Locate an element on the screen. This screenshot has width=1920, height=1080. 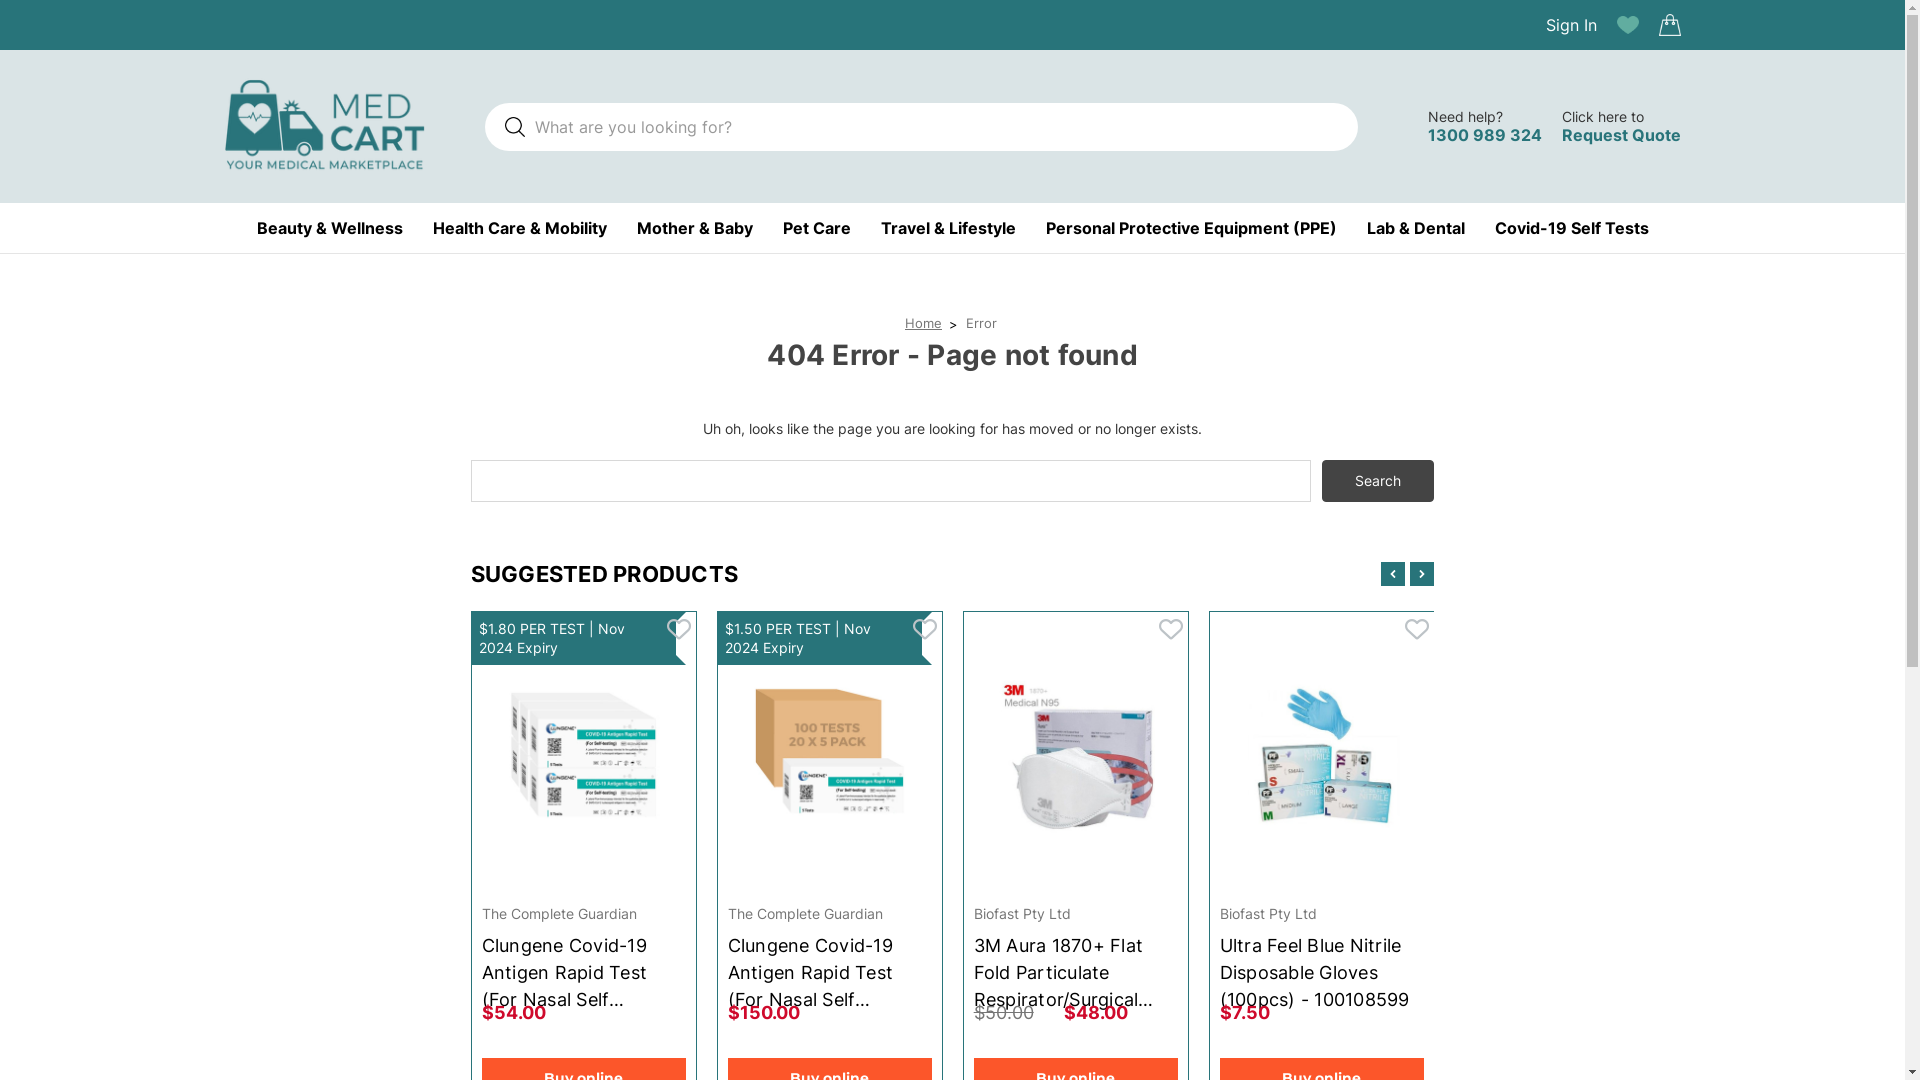
'Request Quote' is located at coordinates (1621, 135).